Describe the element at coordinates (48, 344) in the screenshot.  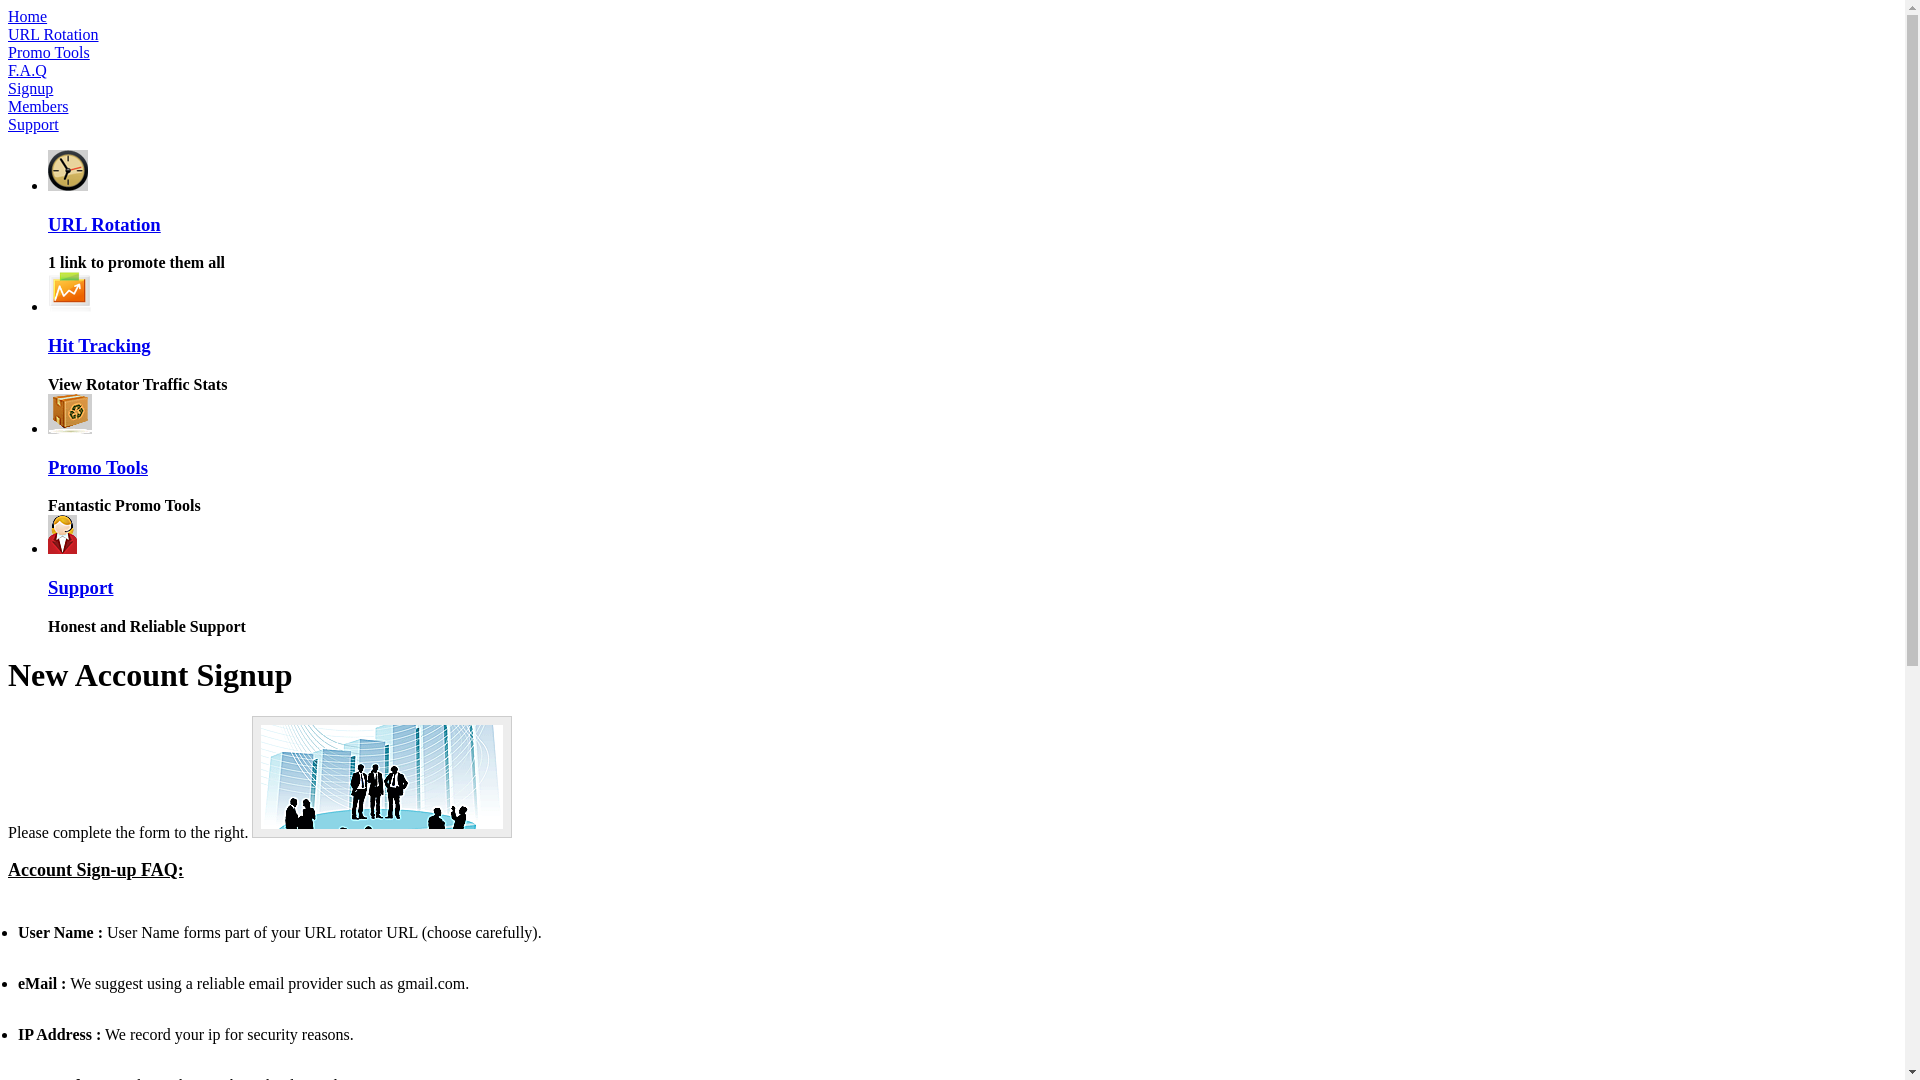
I see `'Hit Tracking'` at that location.